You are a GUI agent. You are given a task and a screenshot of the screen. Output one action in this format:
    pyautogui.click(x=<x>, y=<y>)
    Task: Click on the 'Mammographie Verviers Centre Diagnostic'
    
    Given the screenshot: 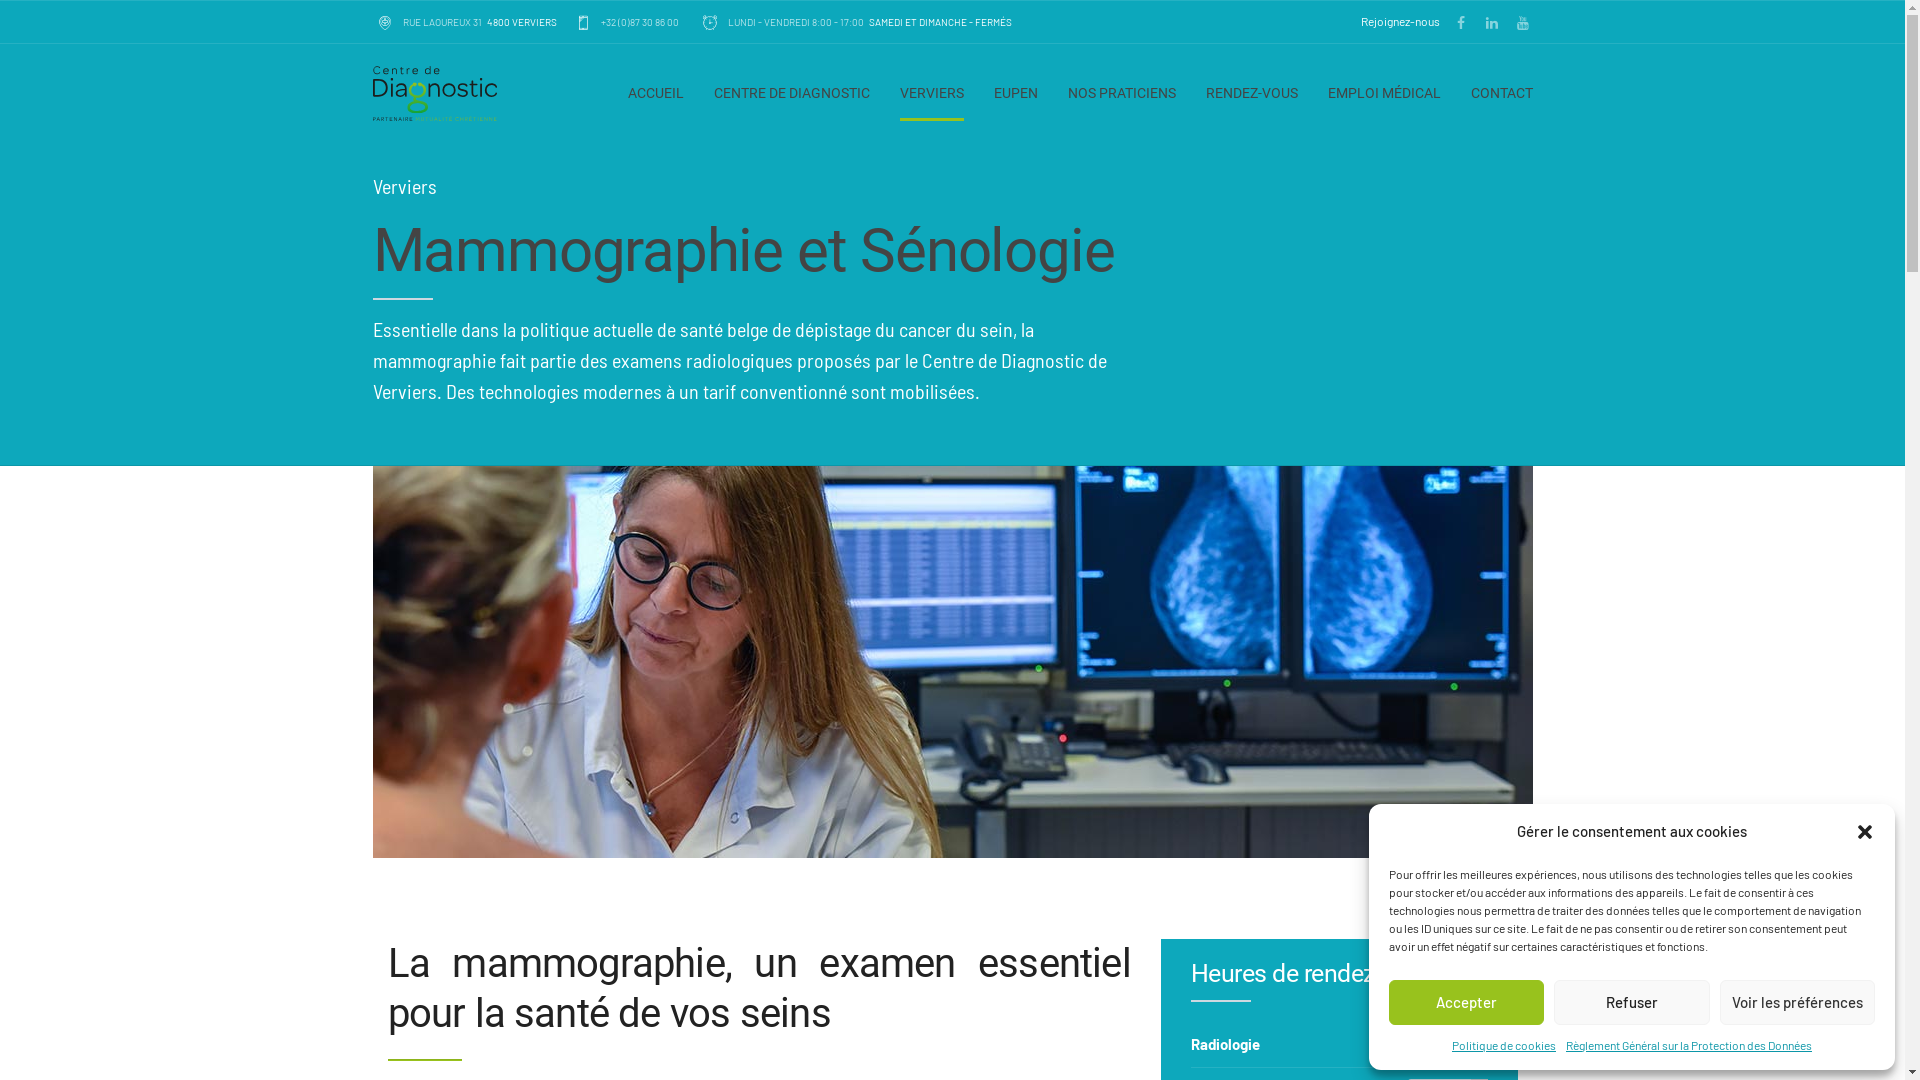 What is the action you would take?
    pyautogui.click(x=372, y=662)
    